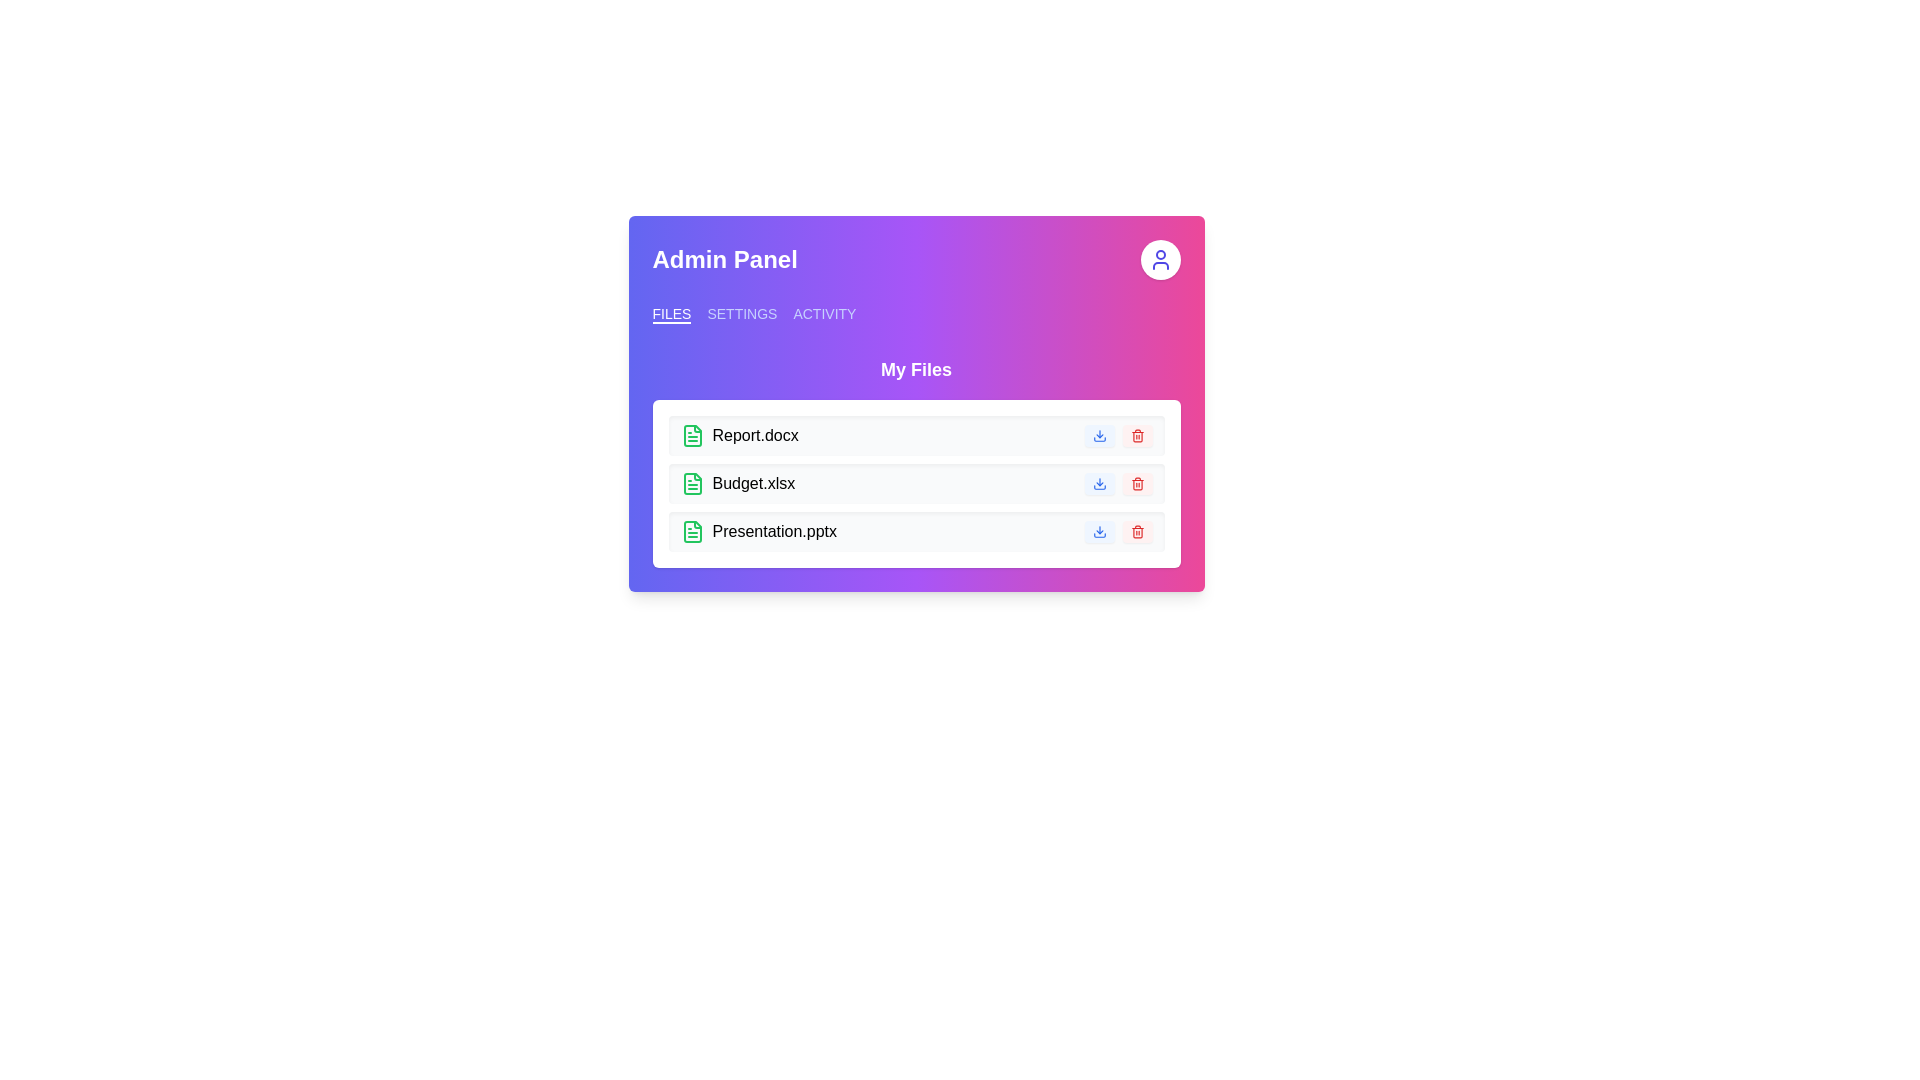 This screenshot has height=1080, width=1920. What do you see at coordinates (692, 531) in the screenshot?
I see `the graphical file icon representing 'Report.docx', which is a green document icon with a folded corner, located in the 'My Files' section` at bounding box center [692, 531].